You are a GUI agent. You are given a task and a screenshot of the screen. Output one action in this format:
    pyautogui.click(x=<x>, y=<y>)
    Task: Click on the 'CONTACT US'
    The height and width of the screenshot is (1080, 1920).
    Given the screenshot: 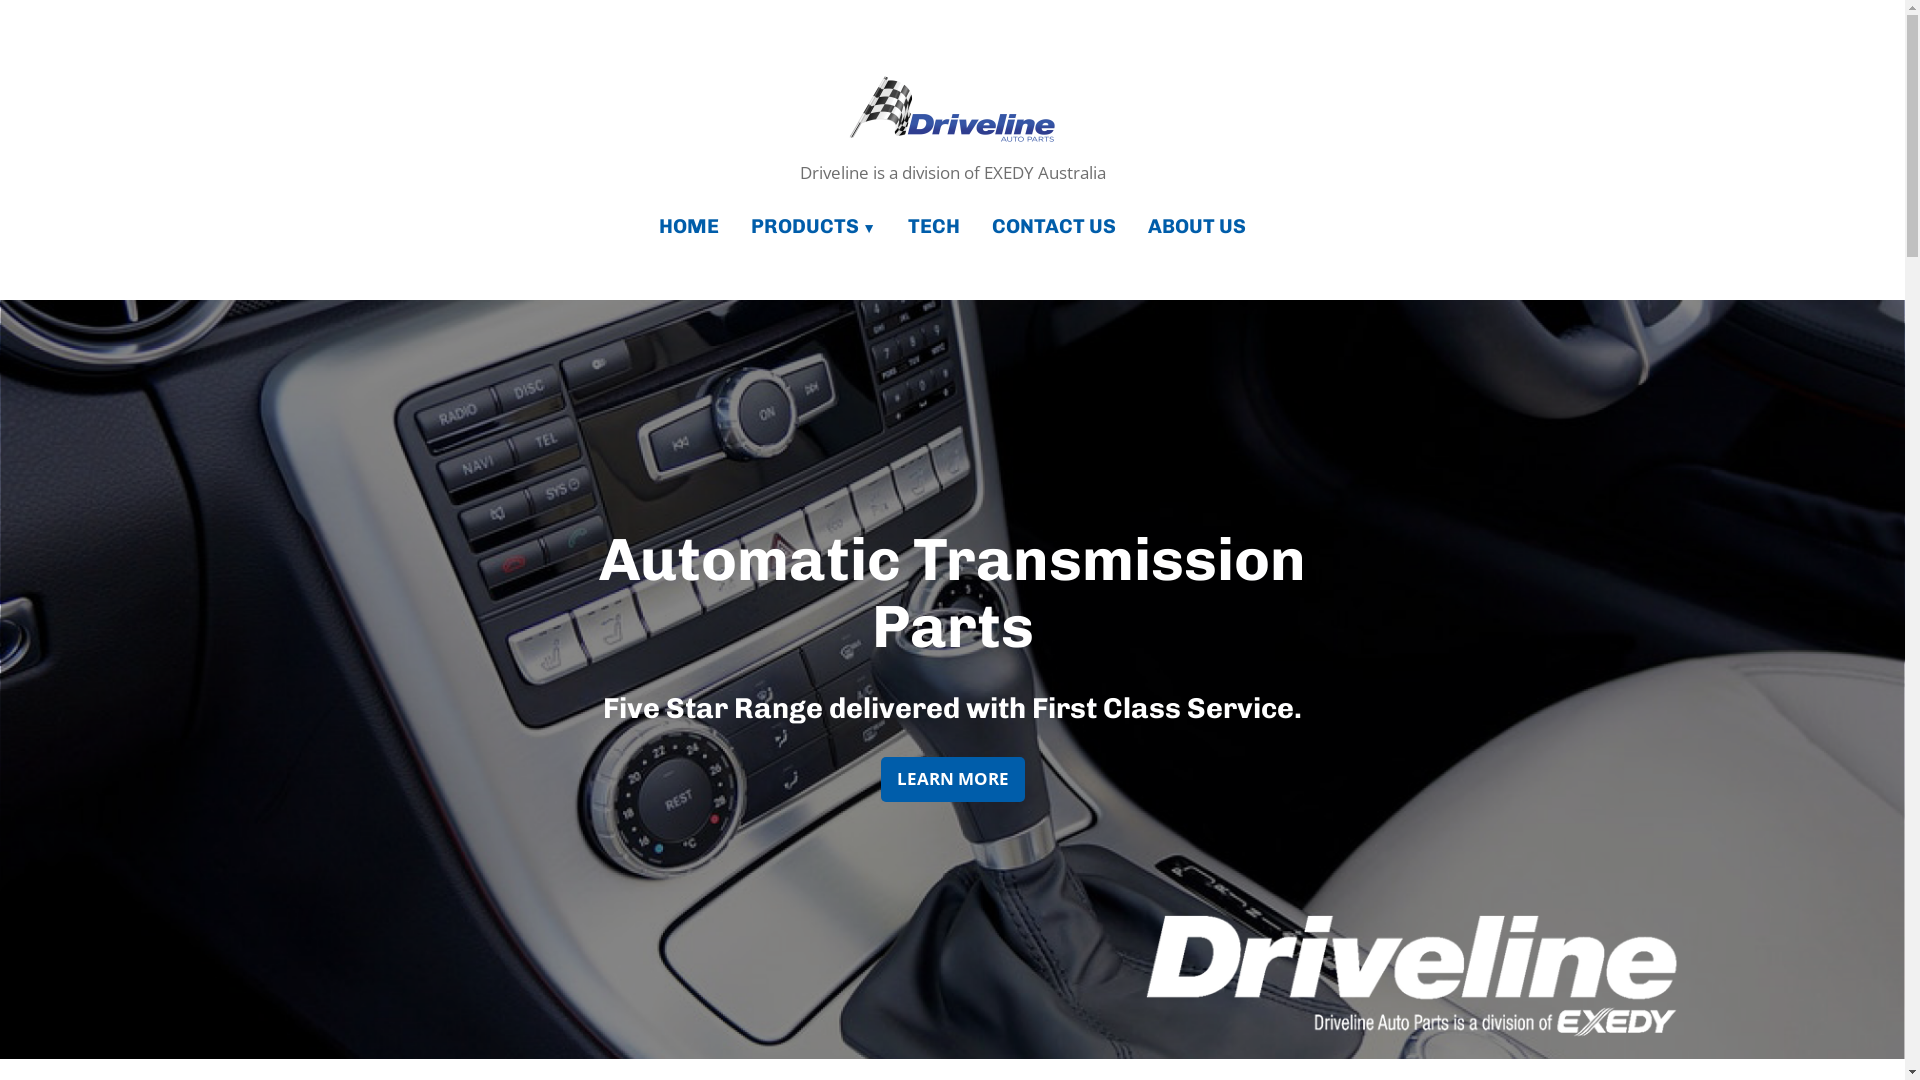 What is the action you would take?
    pyautogui.click(x=975, y=226)
    